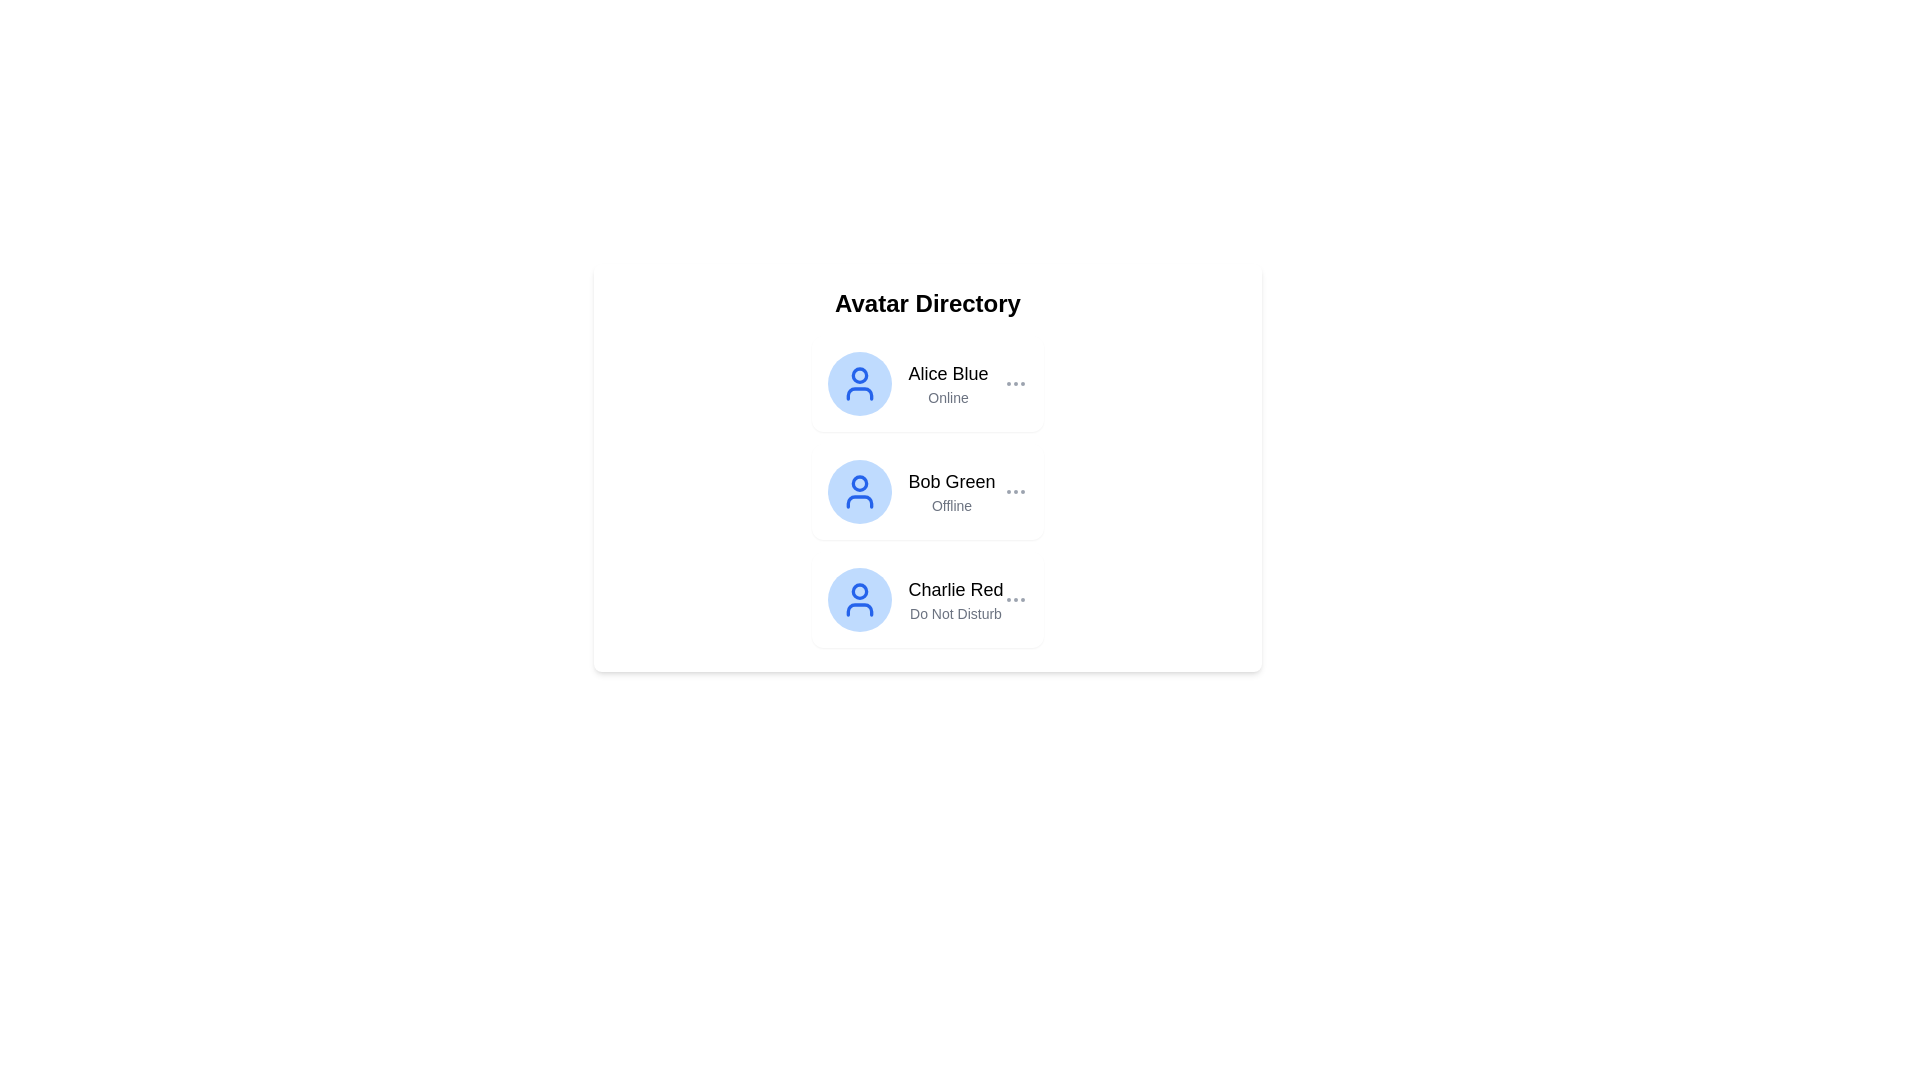 The image size is (1920, 1080). Describe the element at coordinates (926, 492) in the screenshot. I see `the second user card in the 'Avatar Directory' list` at that location.